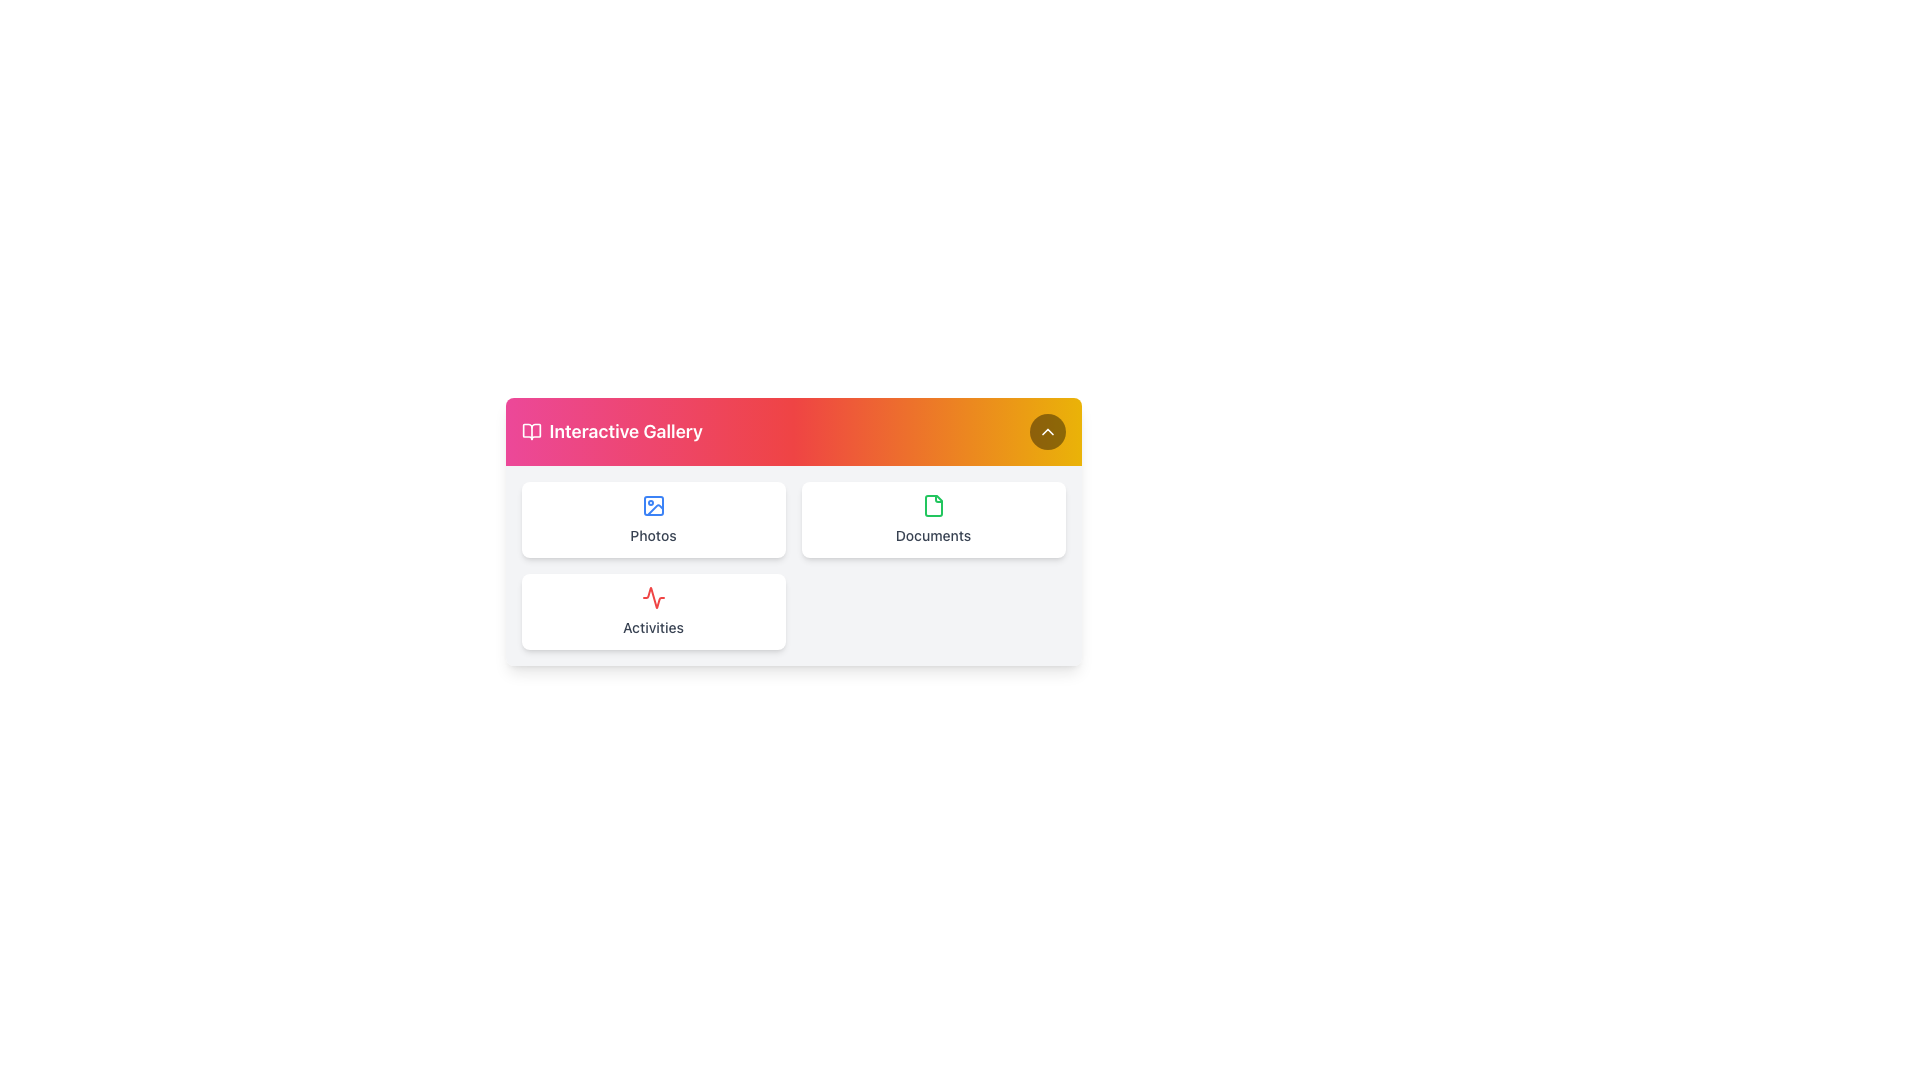 The width and height of the screenshot is (1920, 1080). I want to click on the upward-pointing chevron-shaped icon, which is centered within a circular button in the top right corner of the header section, so click(1046, 431).